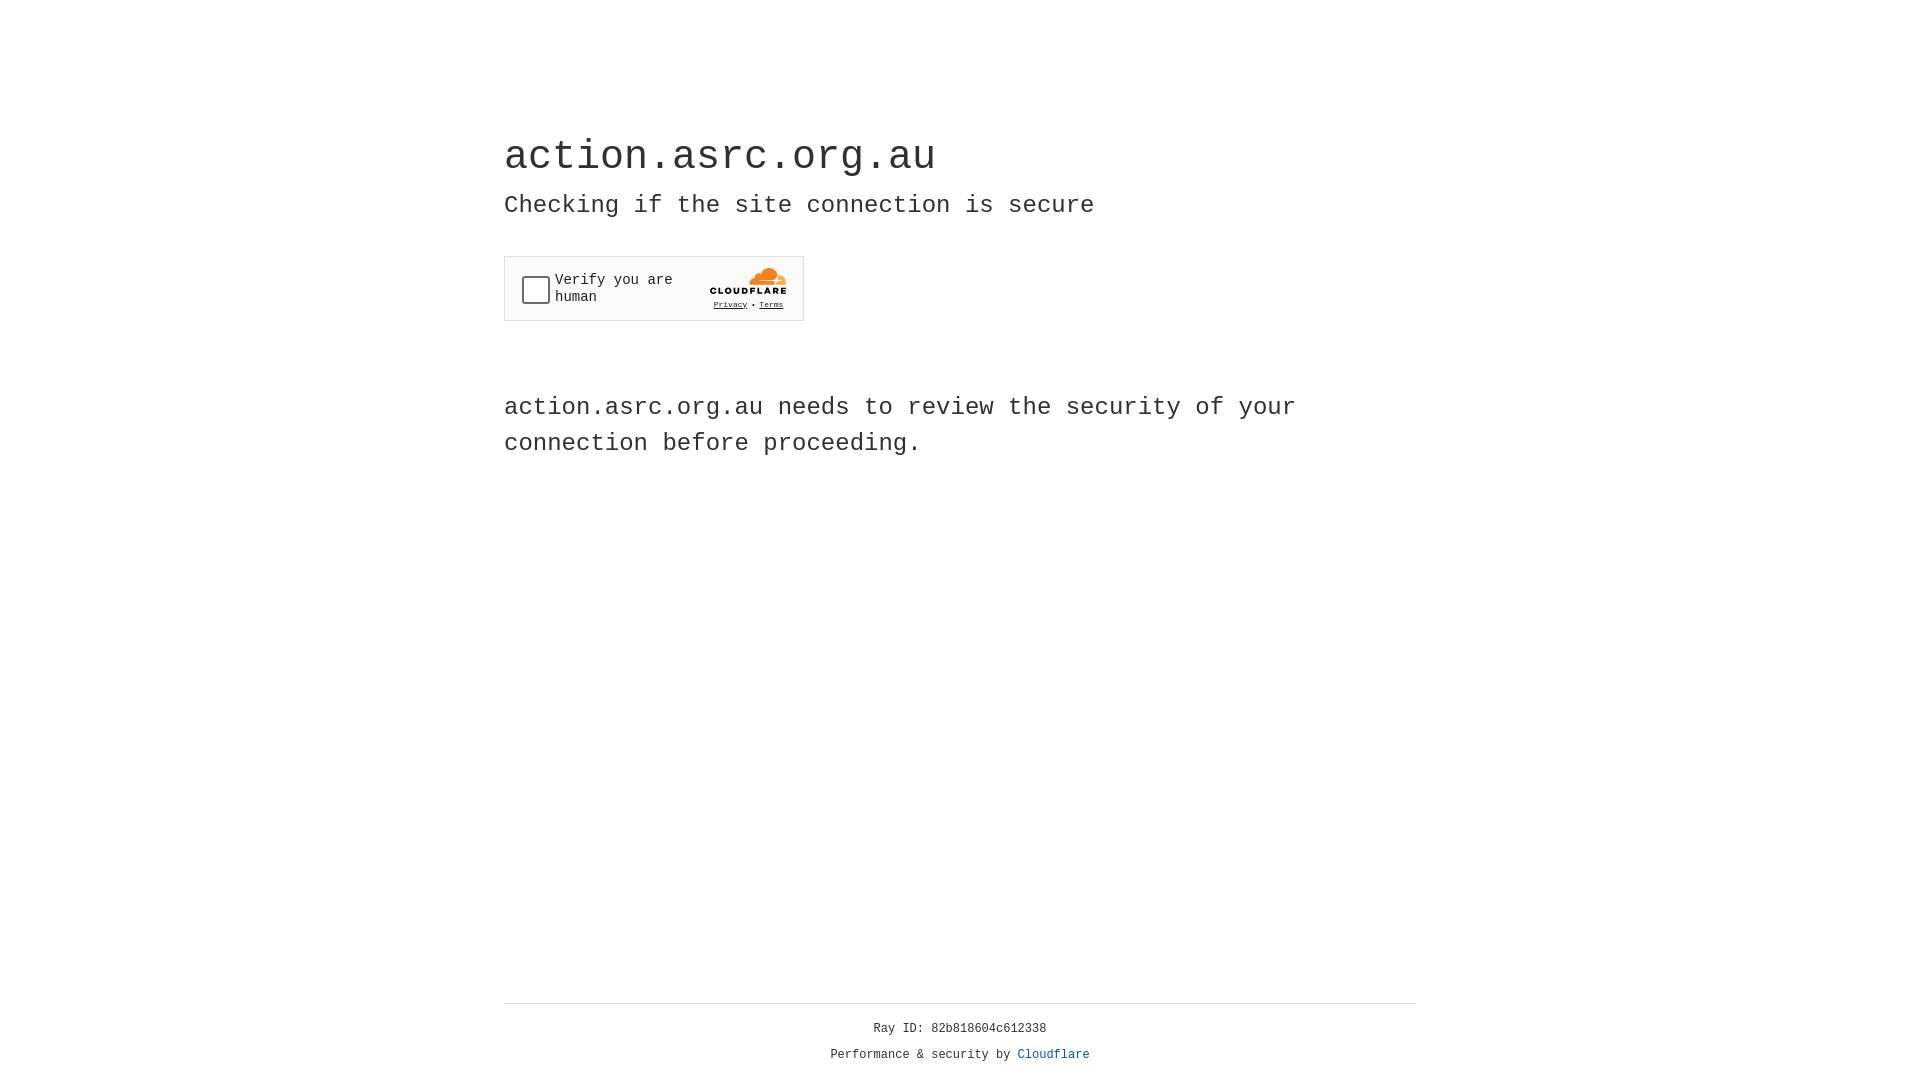 The height and width of the screenshot is (1080, 1920). I want to click on 'Cloudflare', so click(1053, 1054).